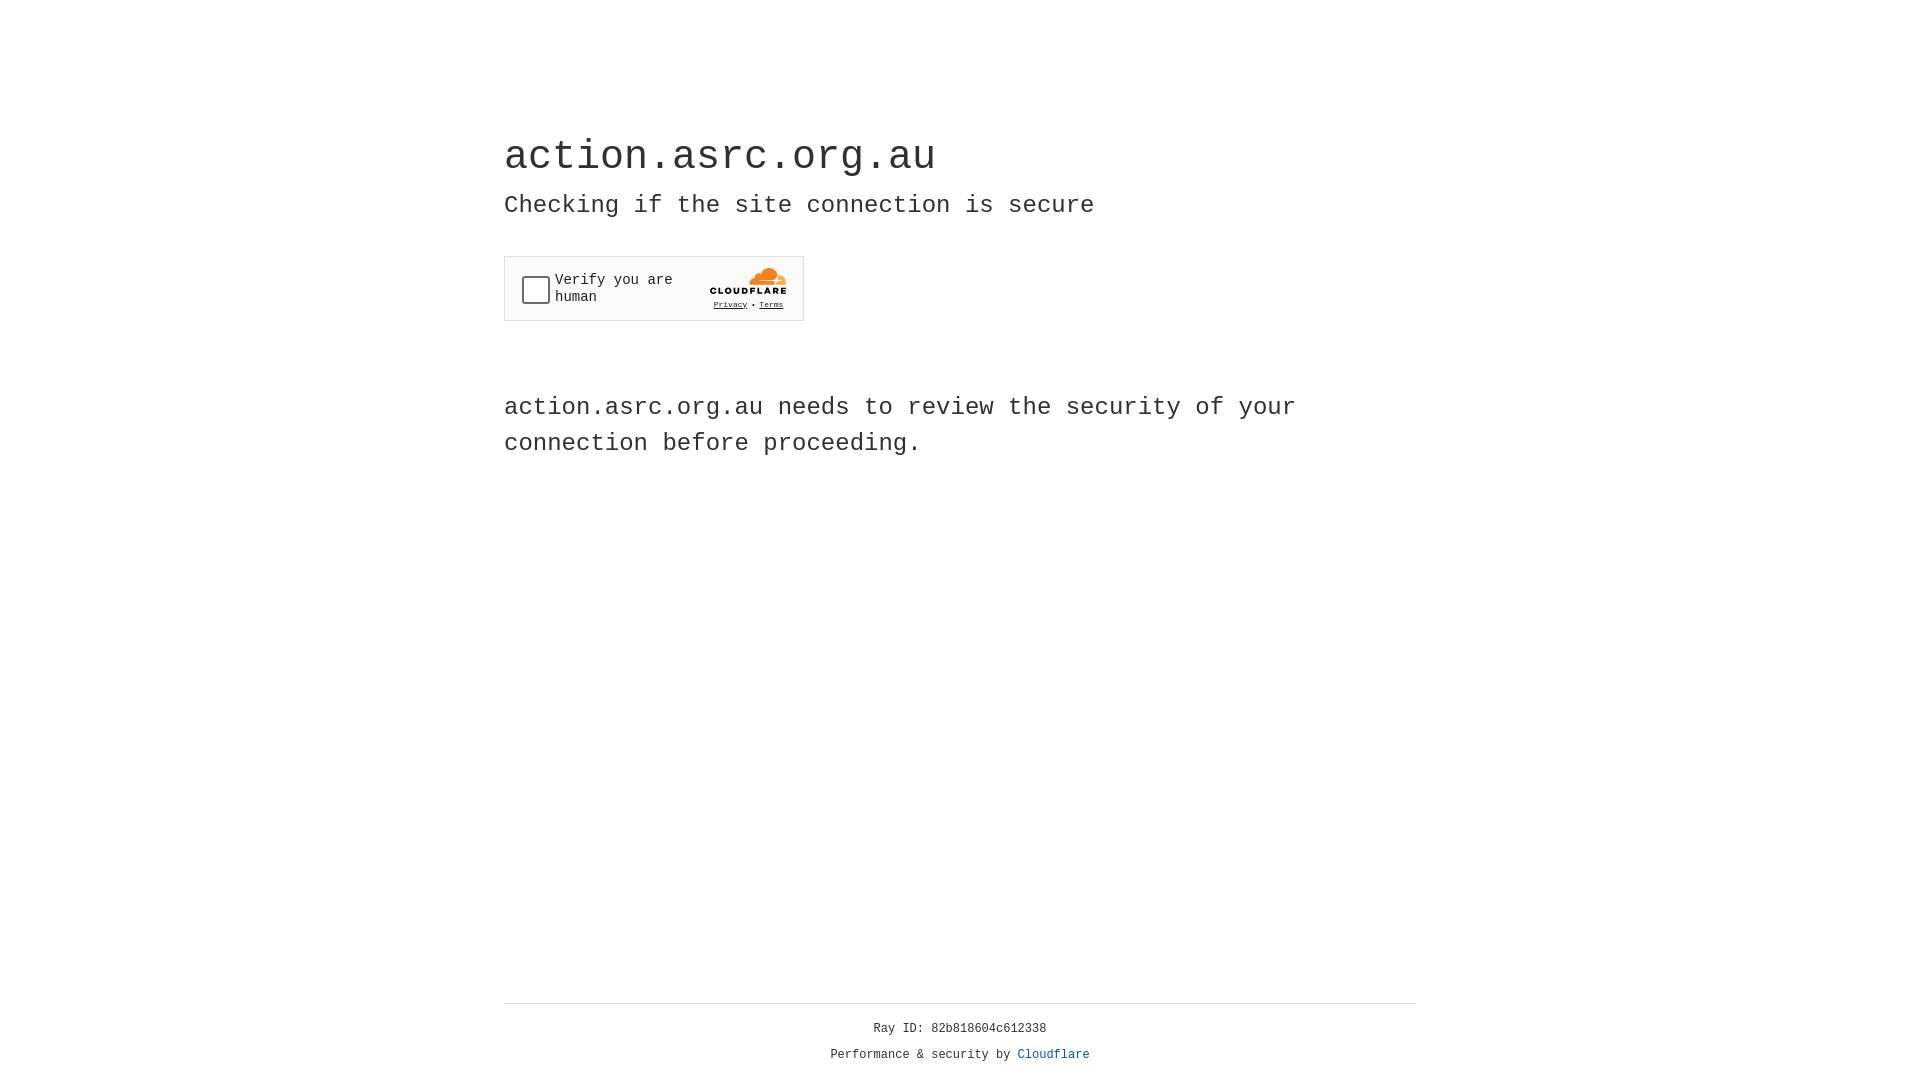 The height and width of the screenshot is (1080, 1920). I want to click on 'Cloudflare', so click(1053, 1054).